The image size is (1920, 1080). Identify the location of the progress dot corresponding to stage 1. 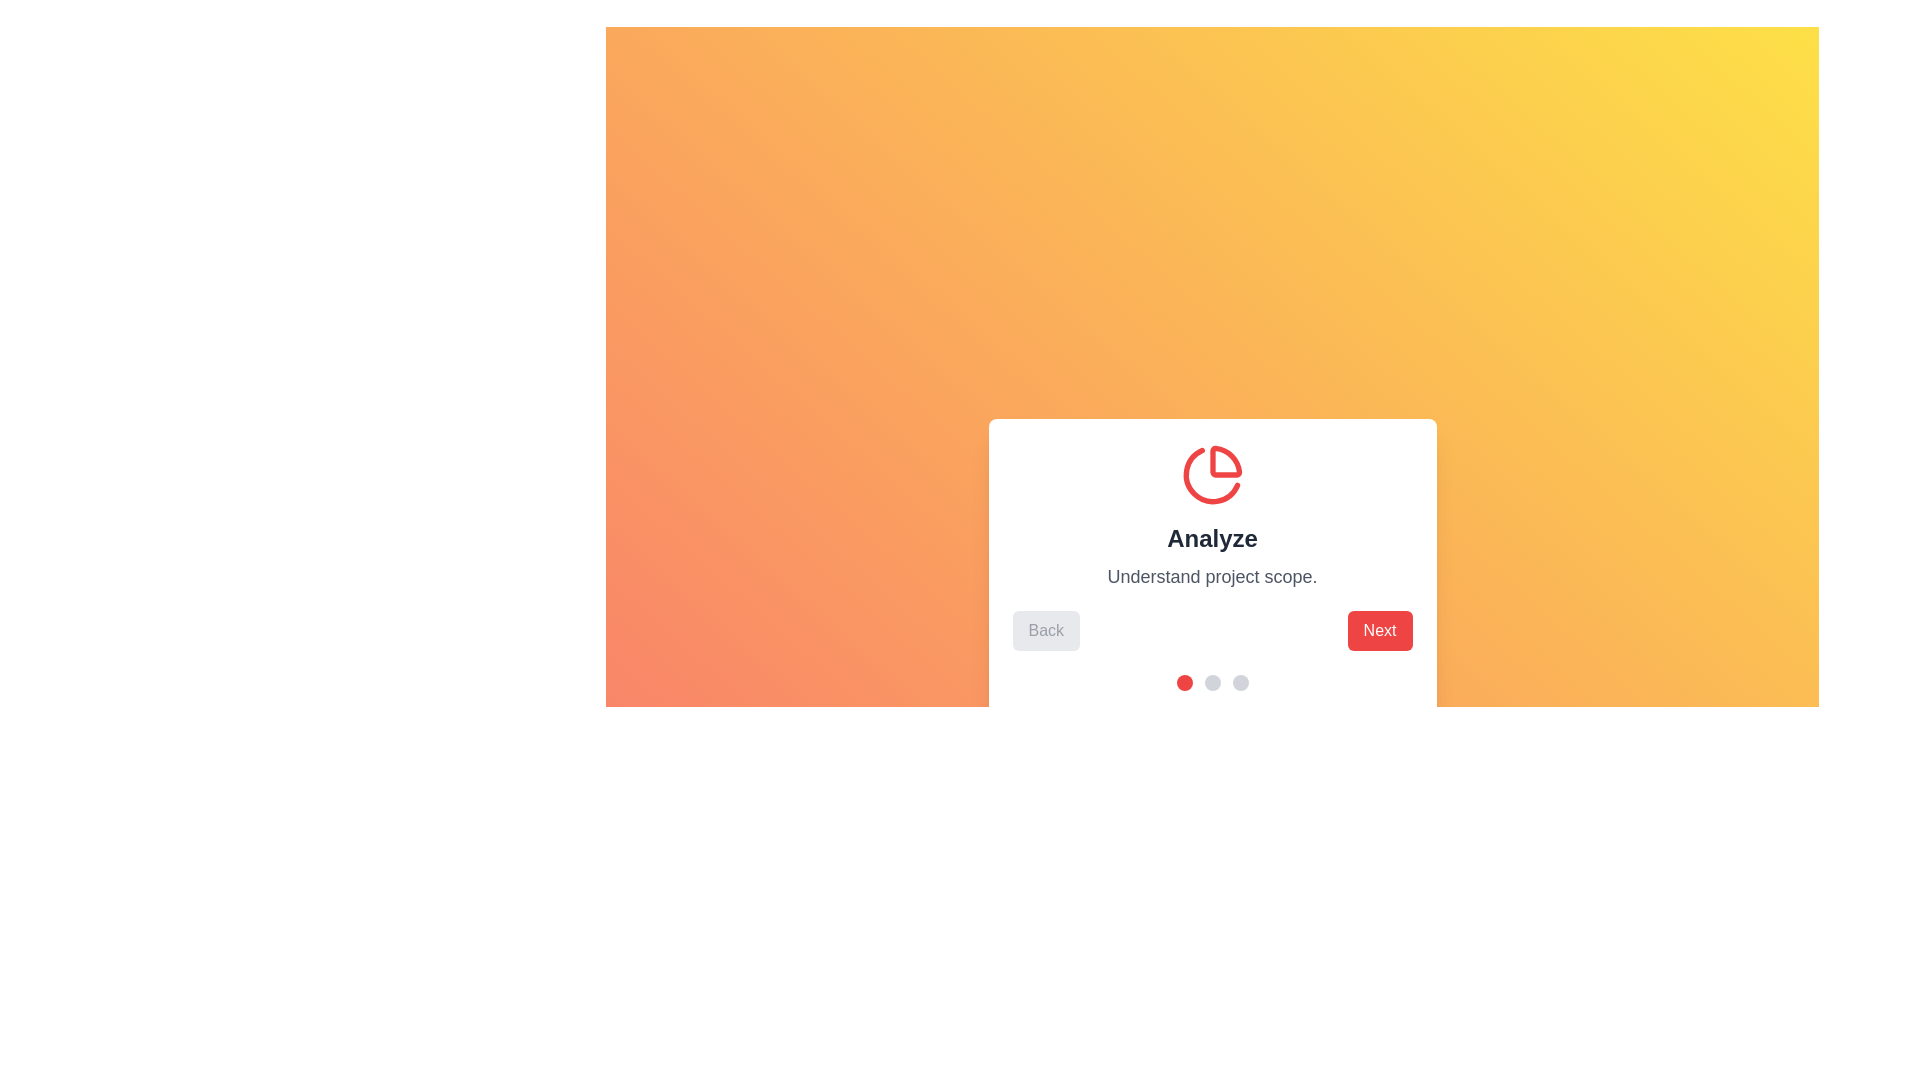
(1184, 681).